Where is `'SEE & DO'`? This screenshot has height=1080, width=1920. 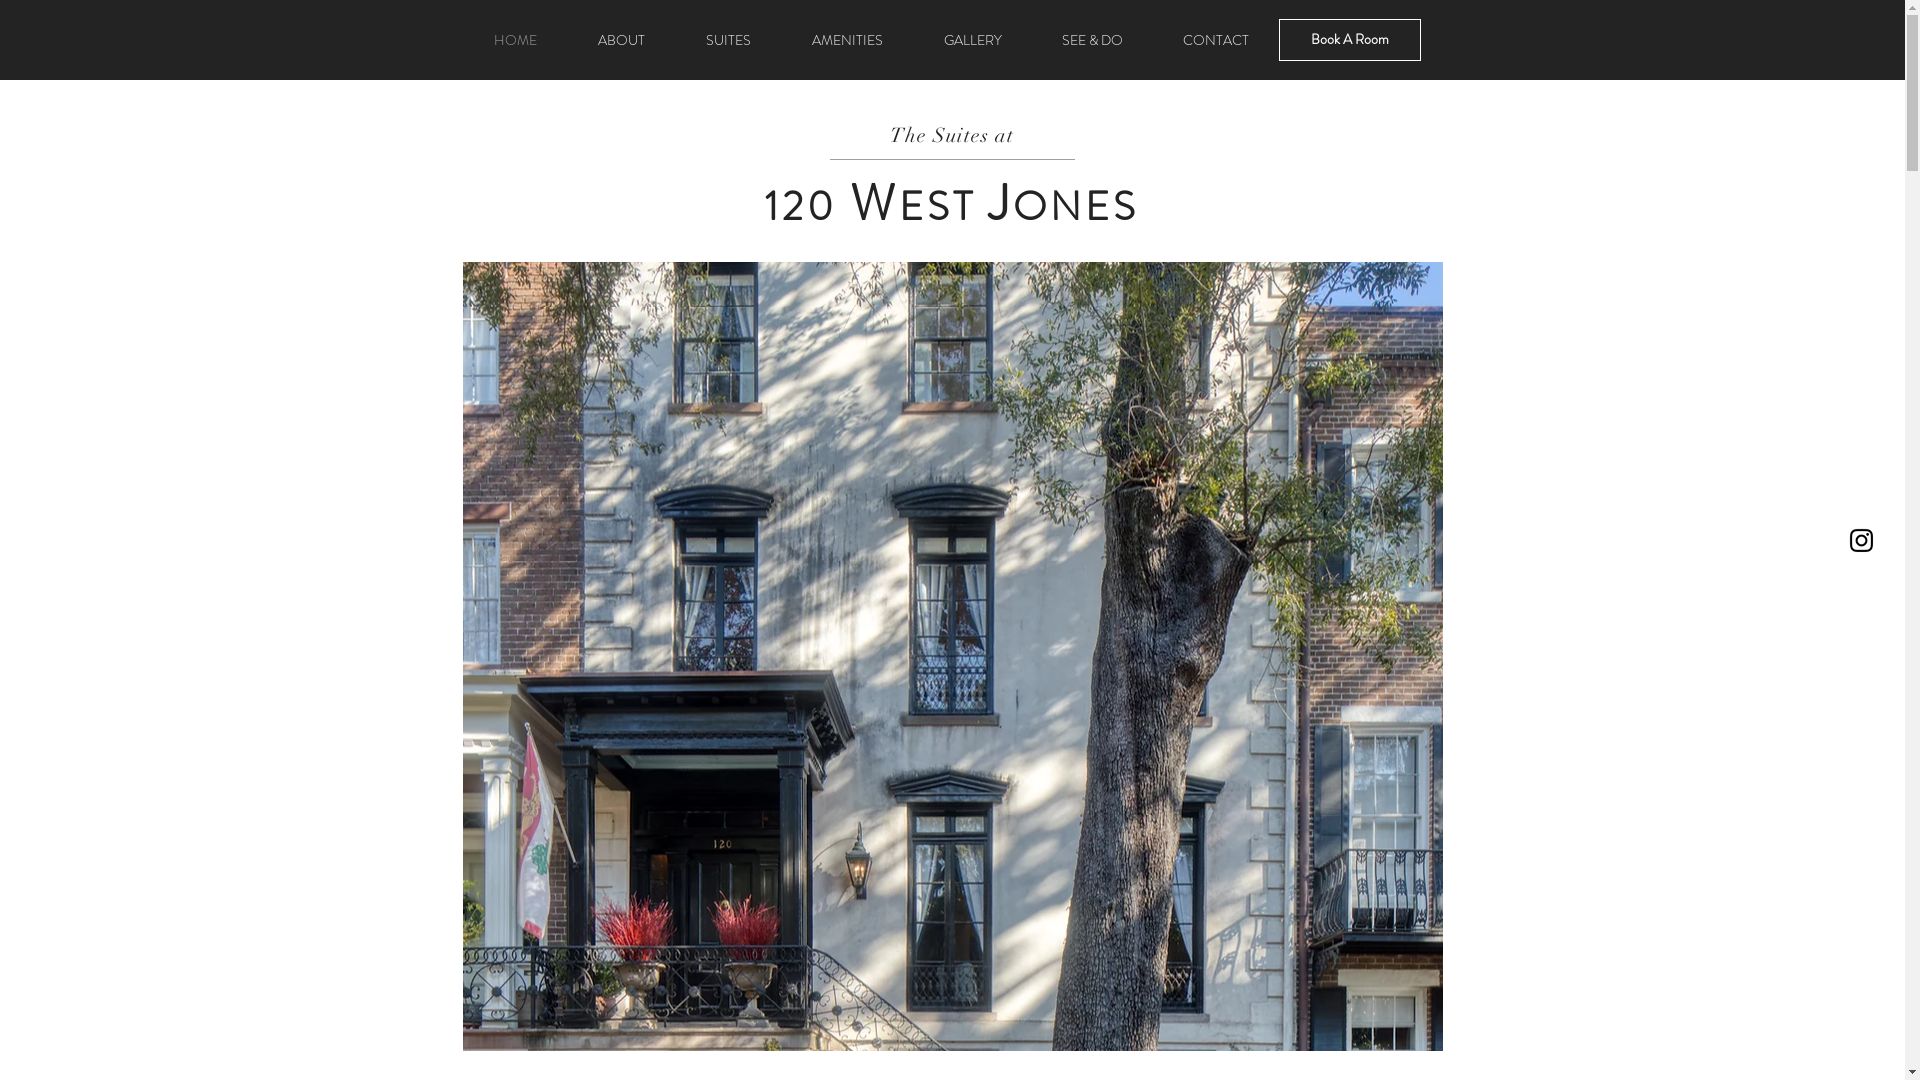
'SEE & DO' is located at coordinates (1091, 39).